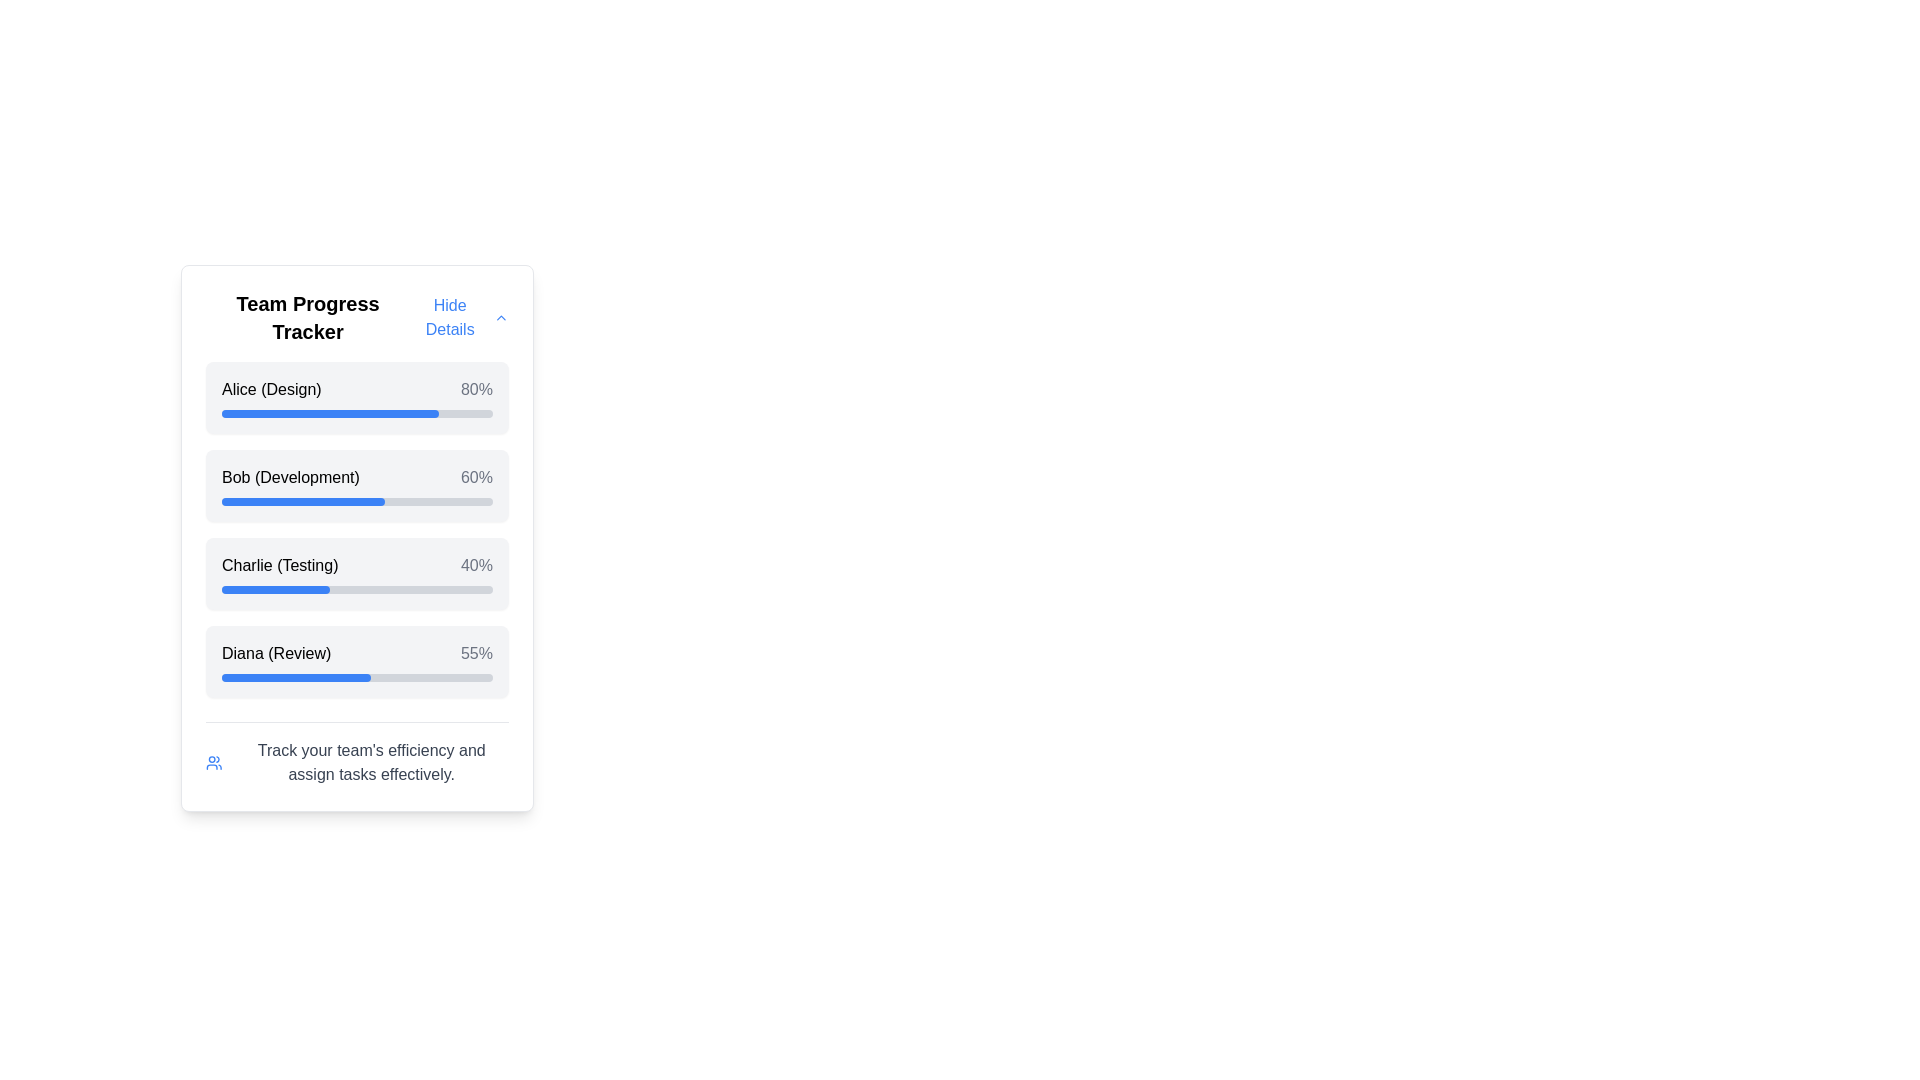  I want to click on displayed text '55%' from the text display styled in gray font, located on the right side of the row labeled 'Diana (Review)', so click(475, 654).